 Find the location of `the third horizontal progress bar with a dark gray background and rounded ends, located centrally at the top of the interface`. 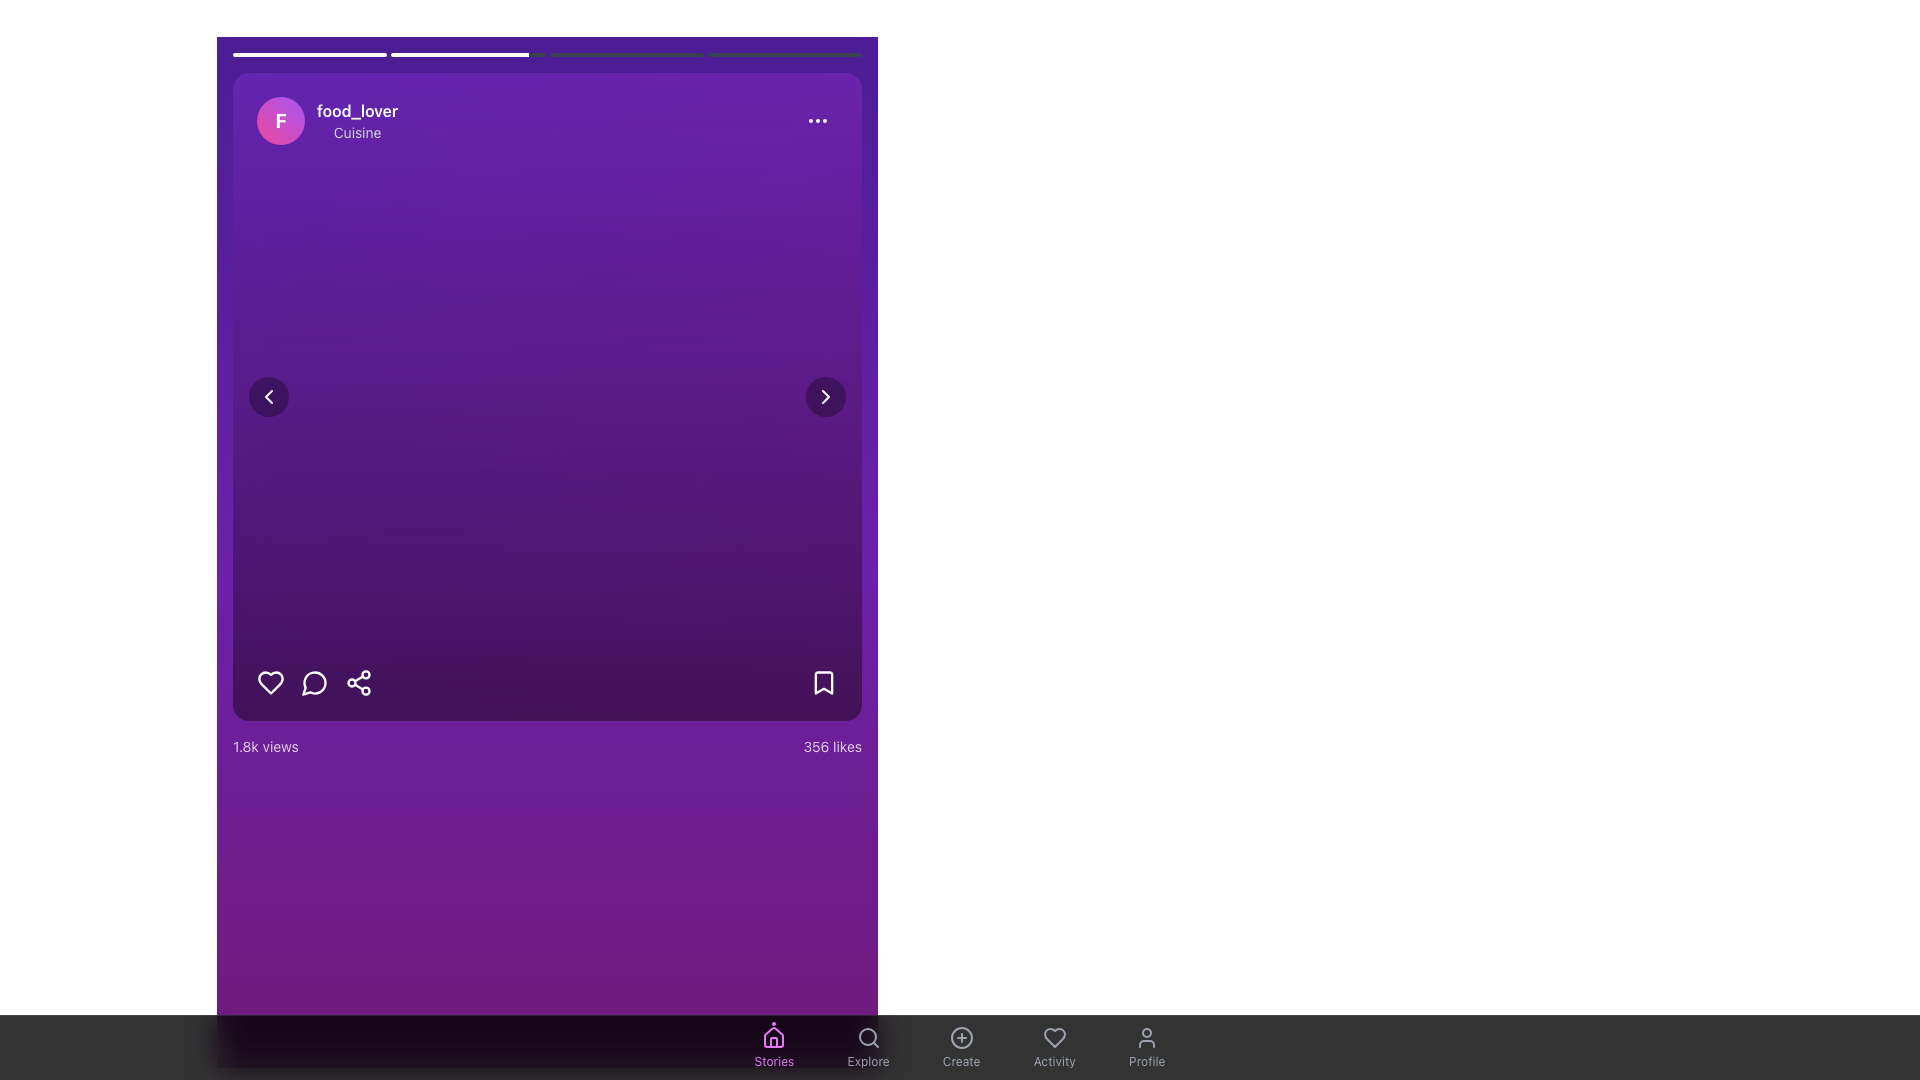

the third horizontal progress bar with a dark gray background and rounded ends, located centrally at the top of the interface is located at coordinates (625, 53).